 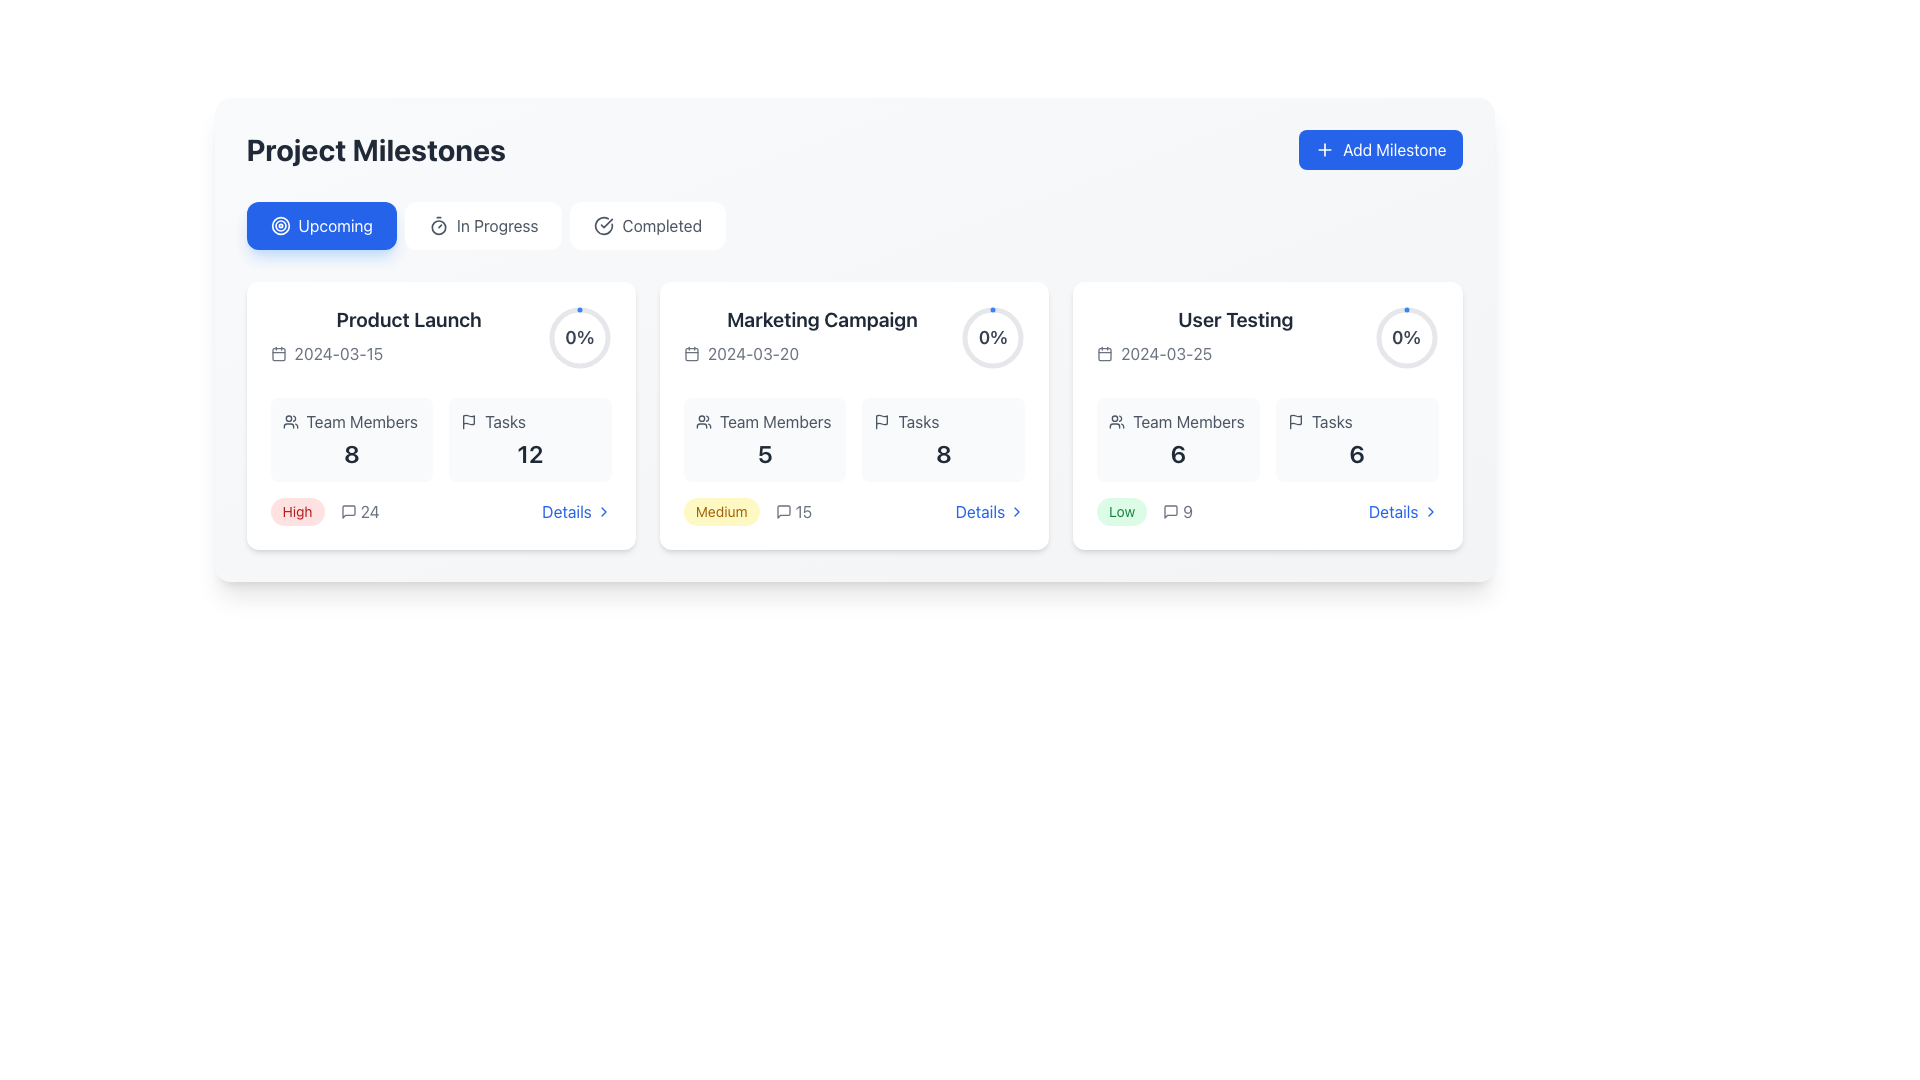 What do you see at coordinates (1429, 511) in the screenshot?
I see `the right-pointing chevron icon located to the far right of the 'Details' label in the third milestone card (User Testing) within the 'Project Milestones' section to trigger potential hover effects` at bounding box center [1429, 511].